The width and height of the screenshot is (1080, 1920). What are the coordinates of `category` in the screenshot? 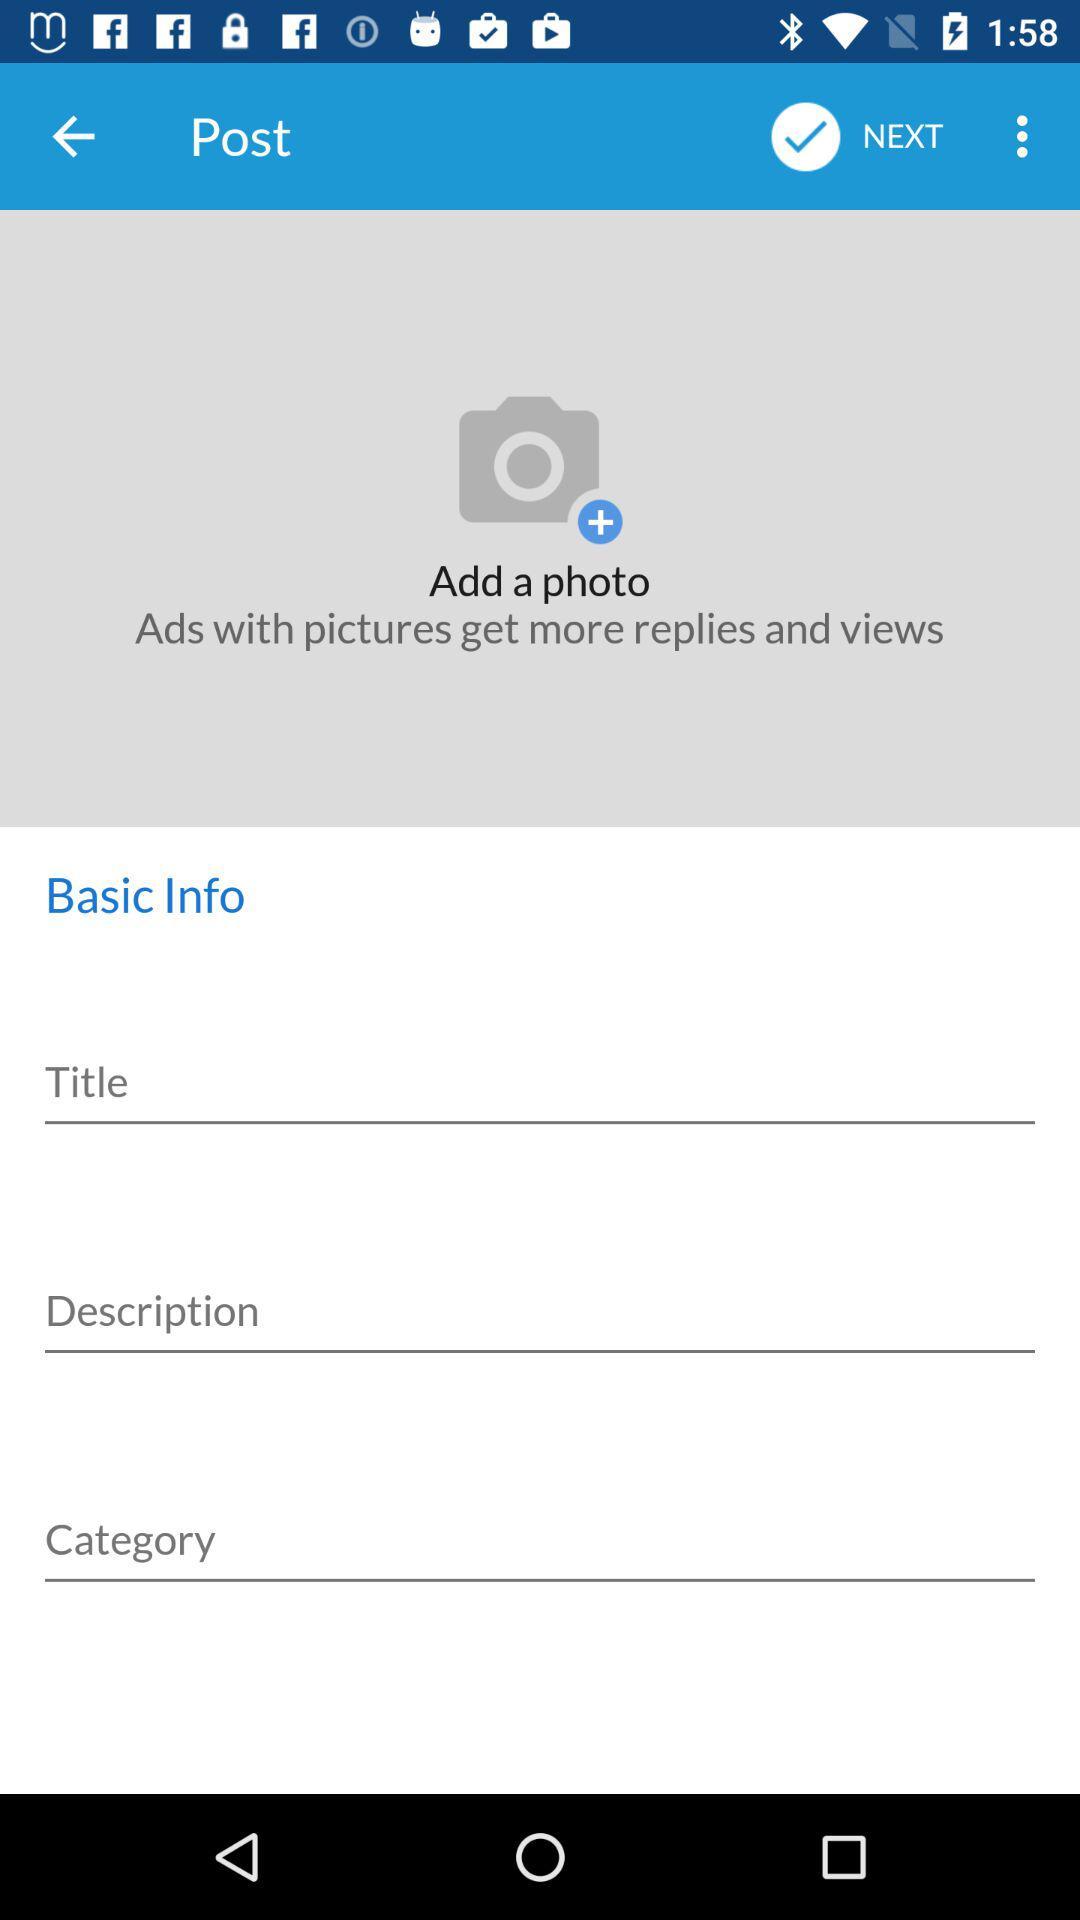 It's located at (540, 1516).